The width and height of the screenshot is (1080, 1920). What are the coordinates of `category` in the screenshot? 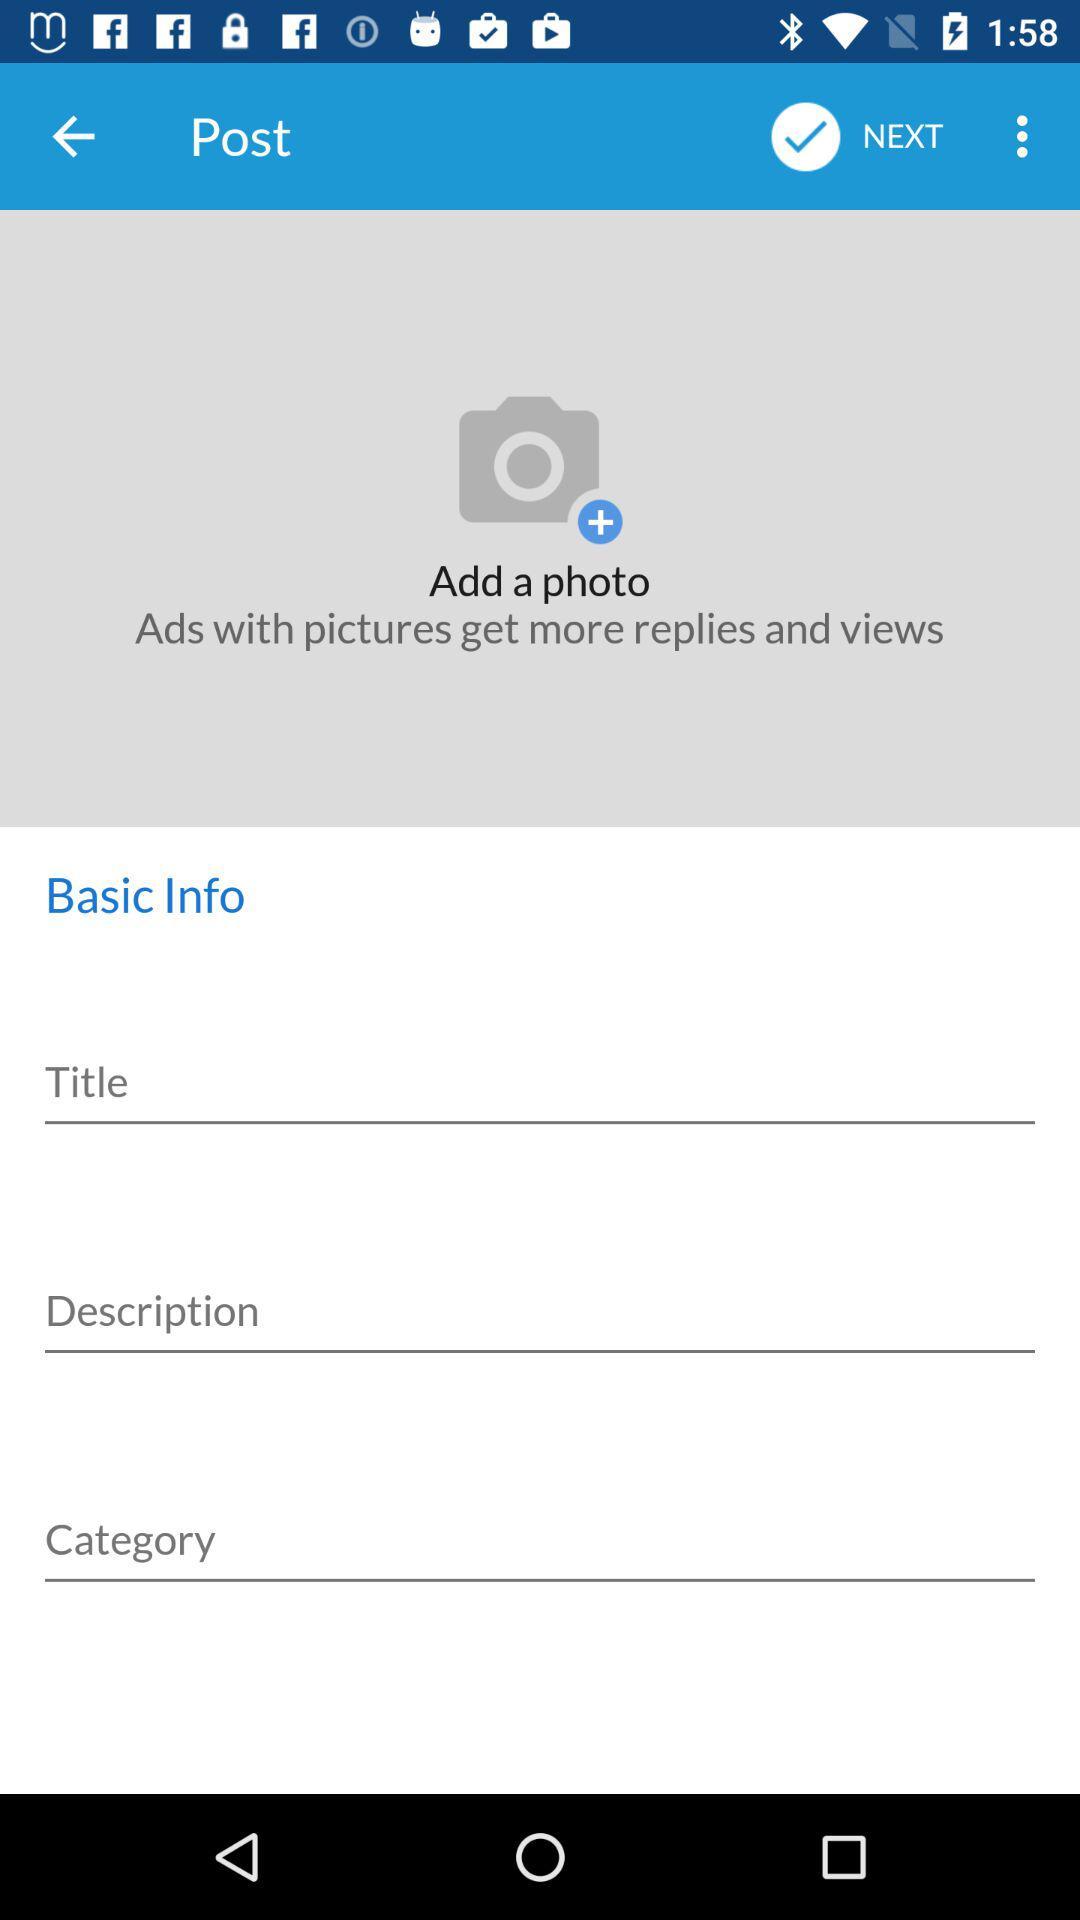 It's located at (540, 1516).